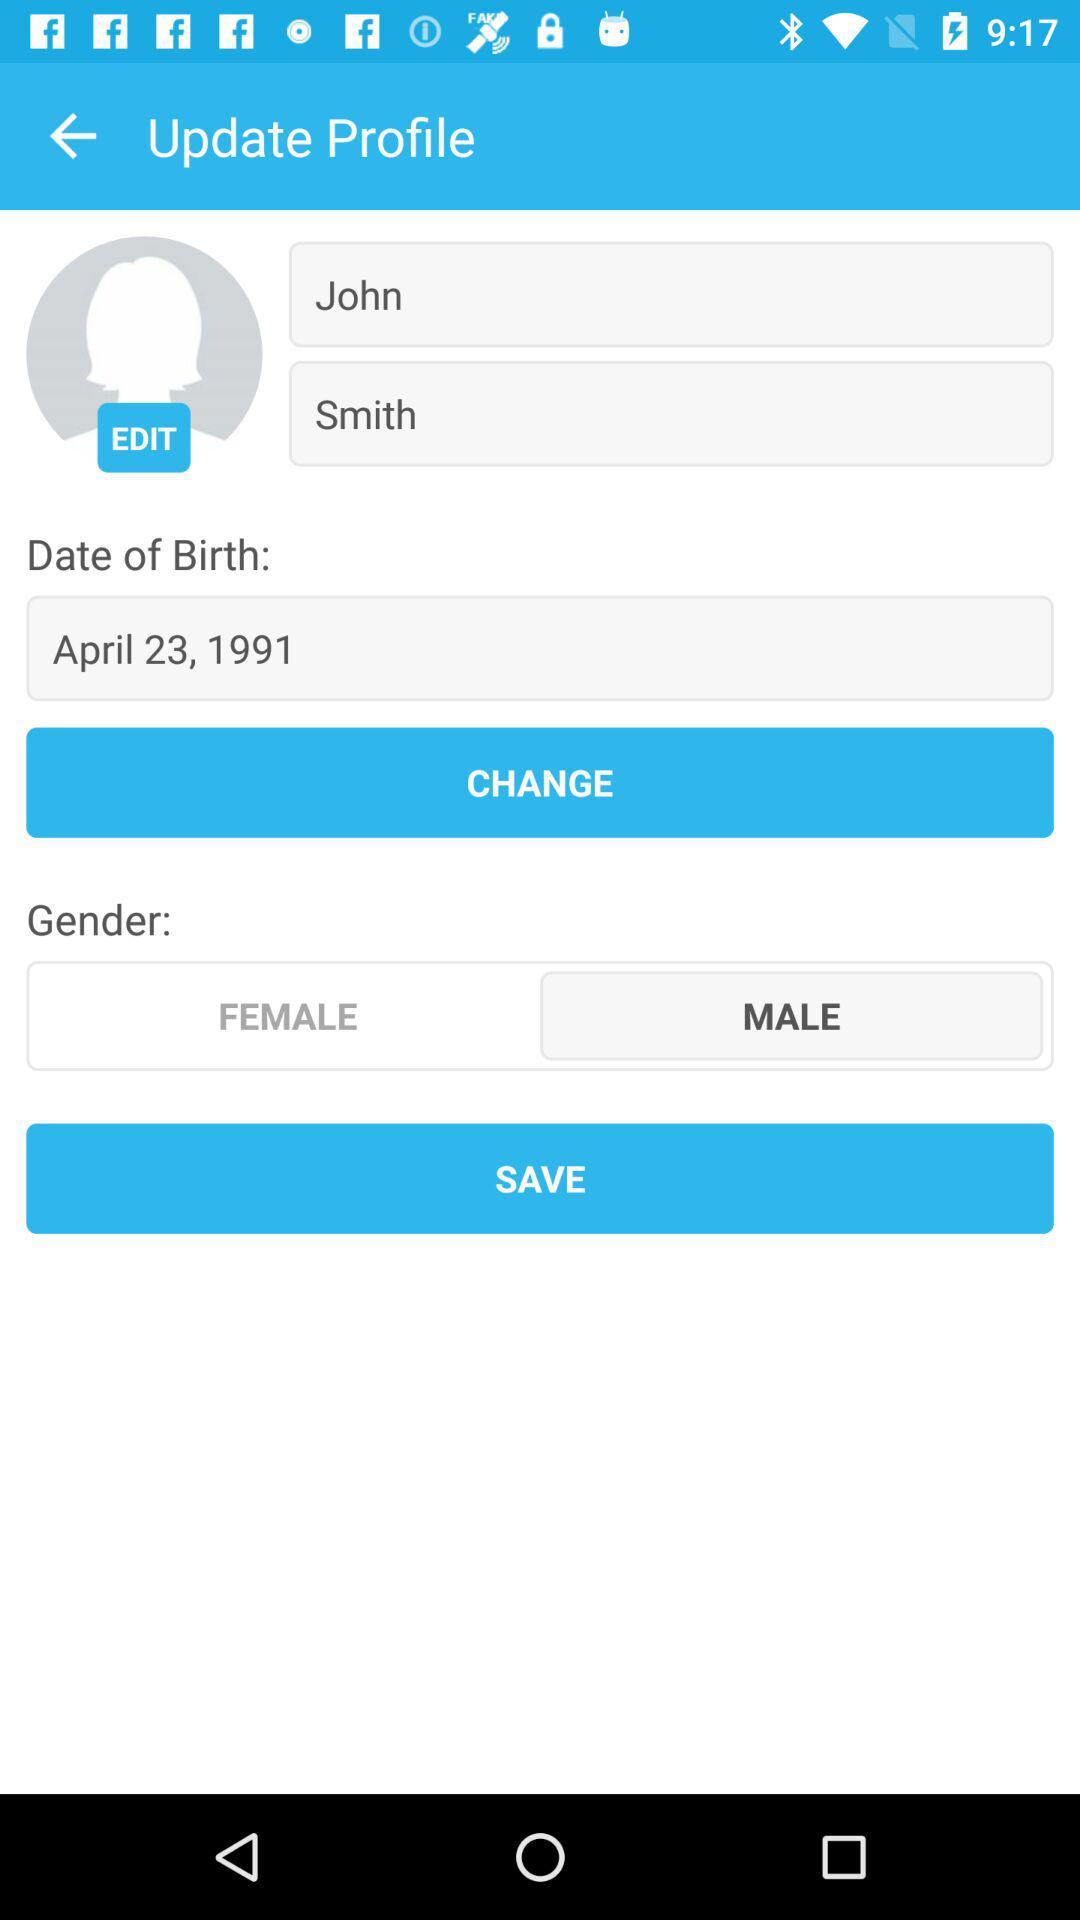  Describe the element at coordinates (790, 1015) in the screenshot. I see `icon above save icon` at that location.